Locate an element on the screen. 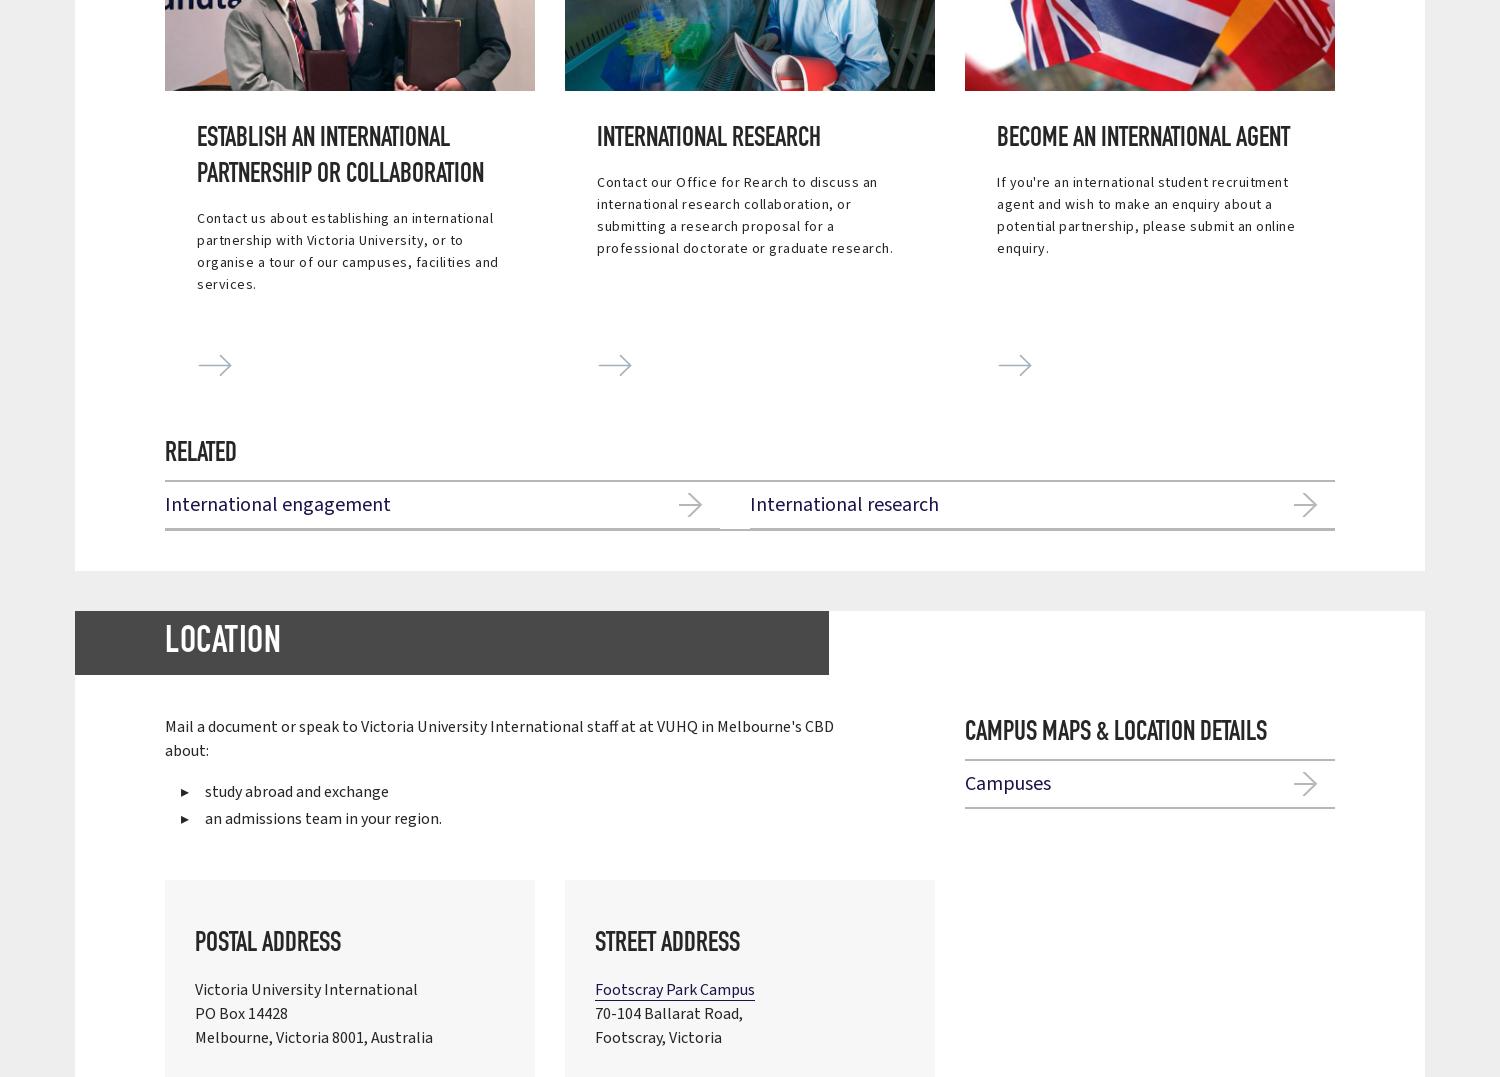  'Contact our Office for Rearch to discuss an international research collaboration, or submitting a research proposal for a professional doctorate or graduate research.' is located at coordinates (596, 216).